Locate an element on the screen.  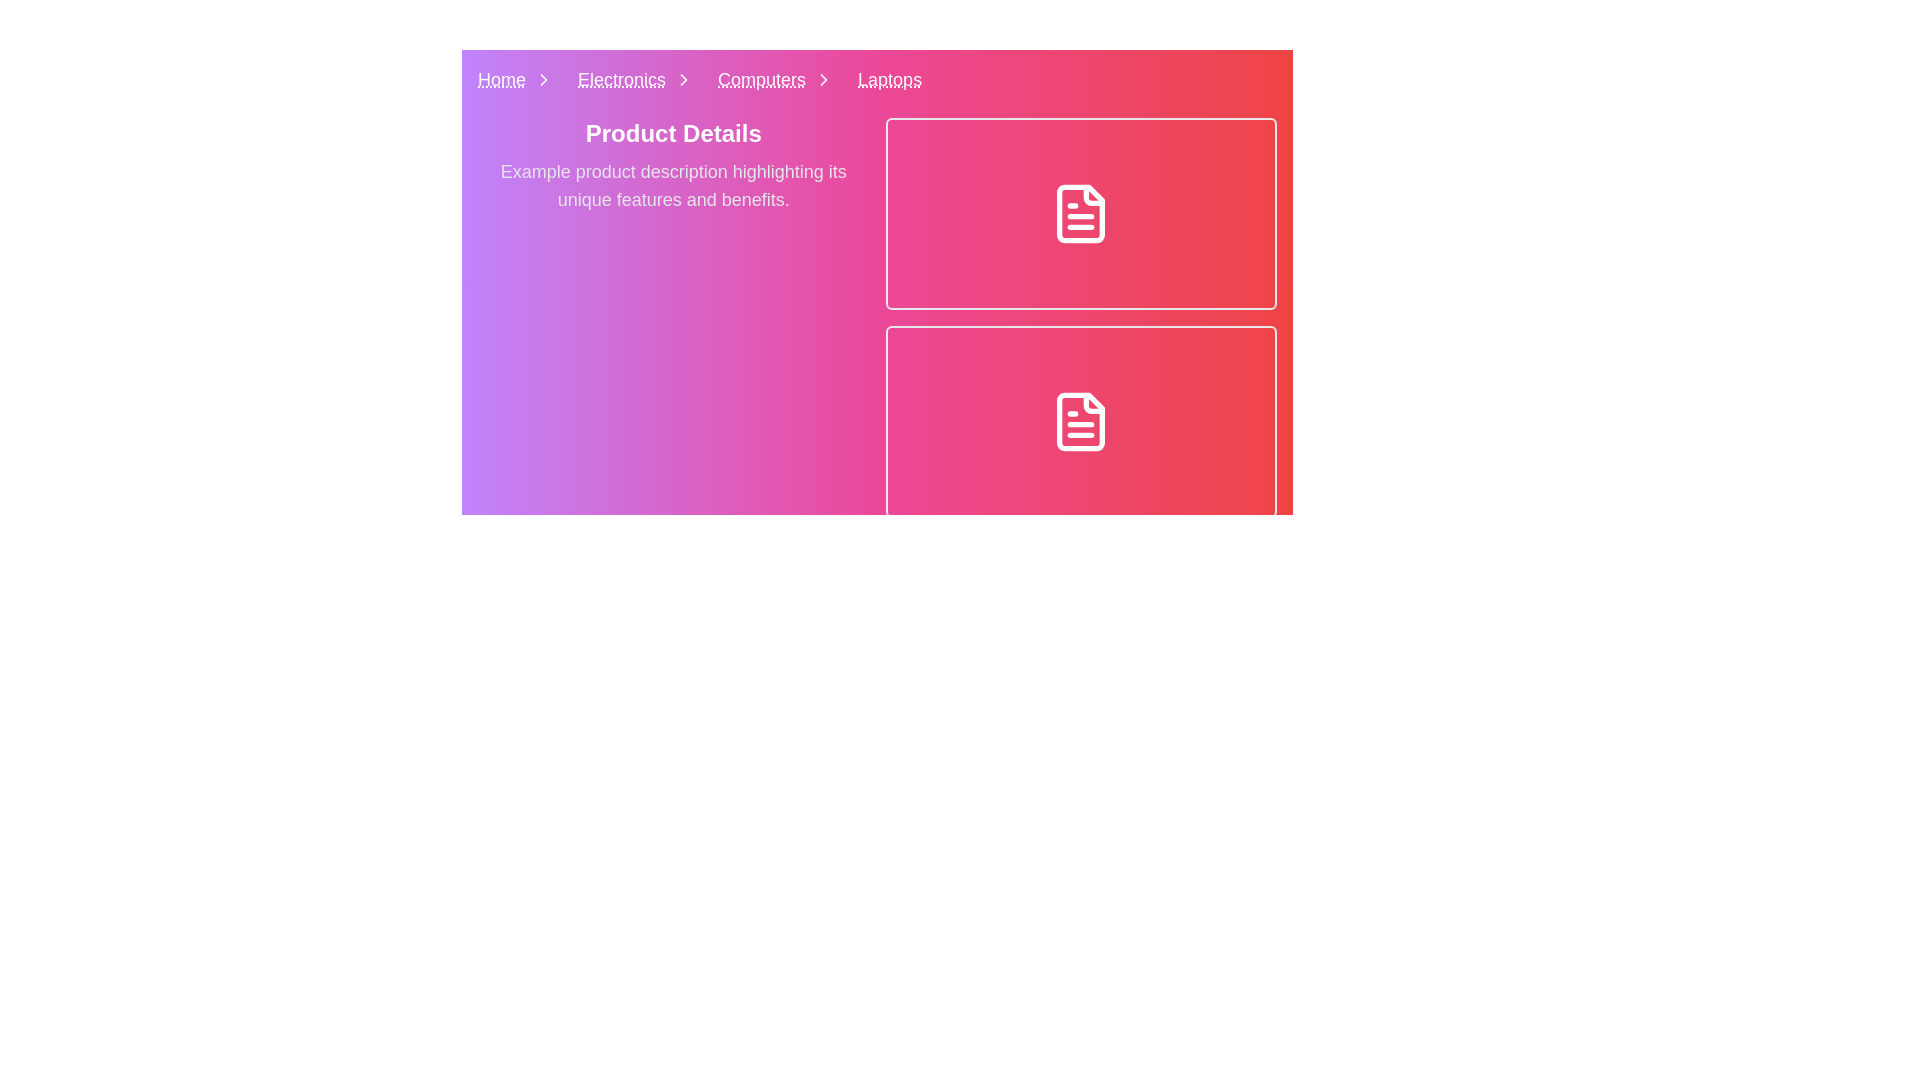
the 'Computers' hyperlink in the breadcrumb list is located at coordinates (761, 79).